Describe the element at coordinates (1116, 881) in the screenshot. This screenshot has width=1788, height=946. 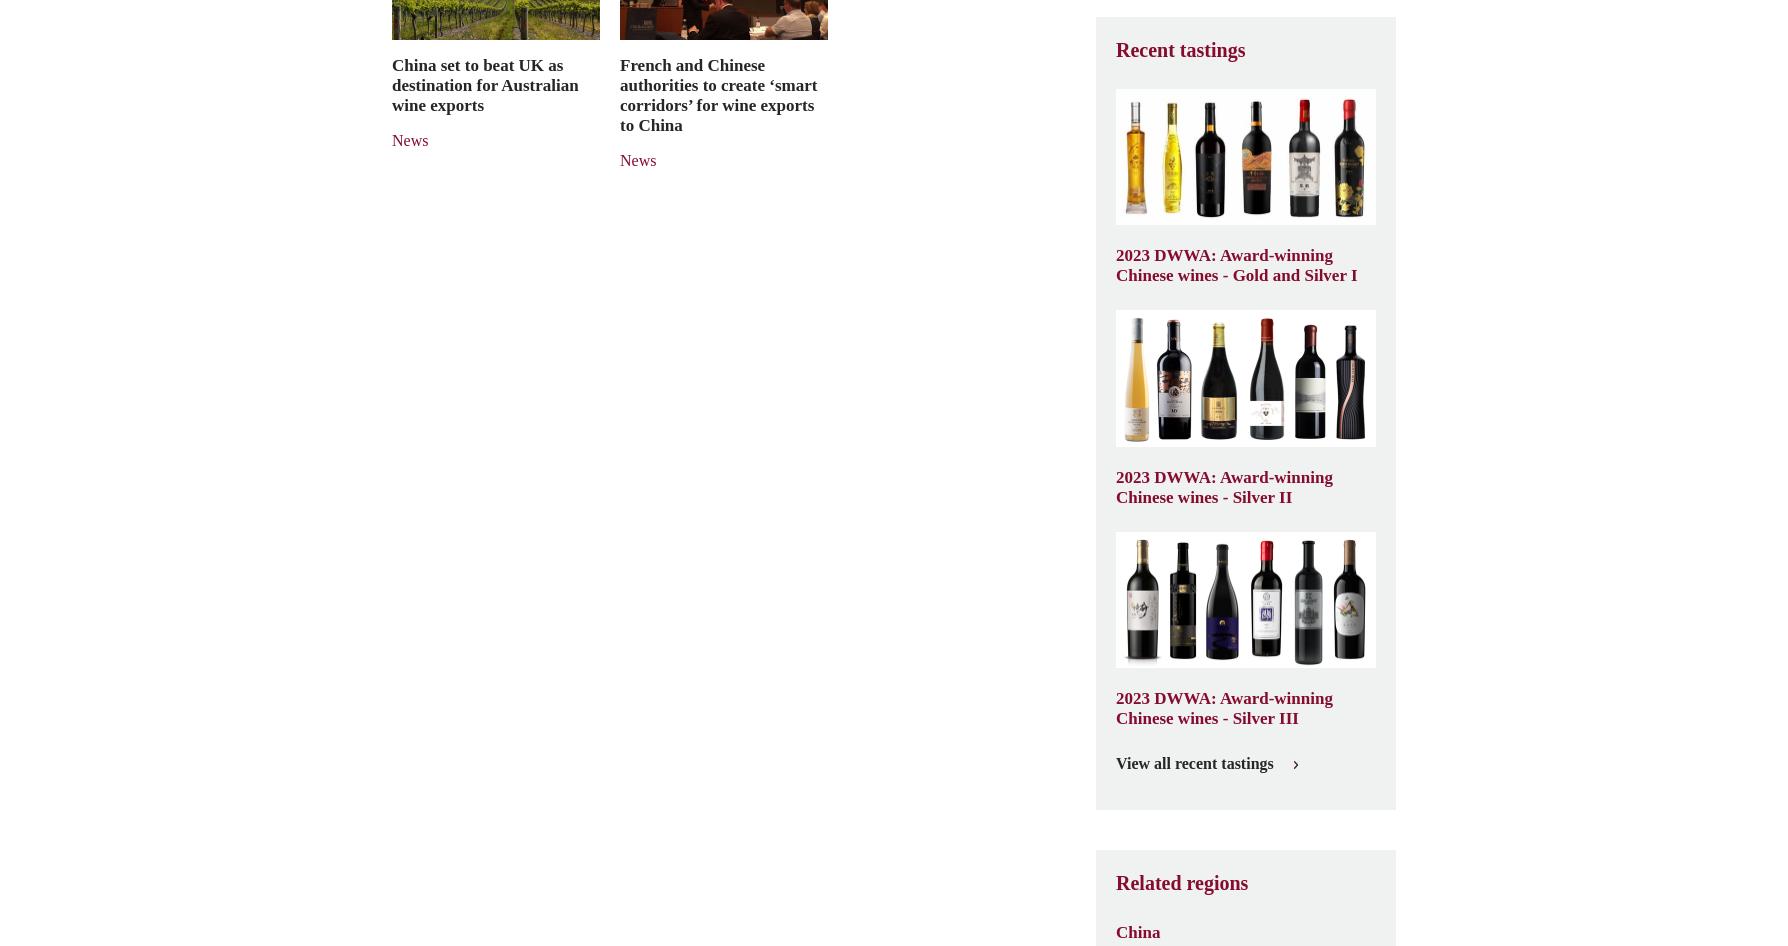
I see `'Related regions'` at that location.